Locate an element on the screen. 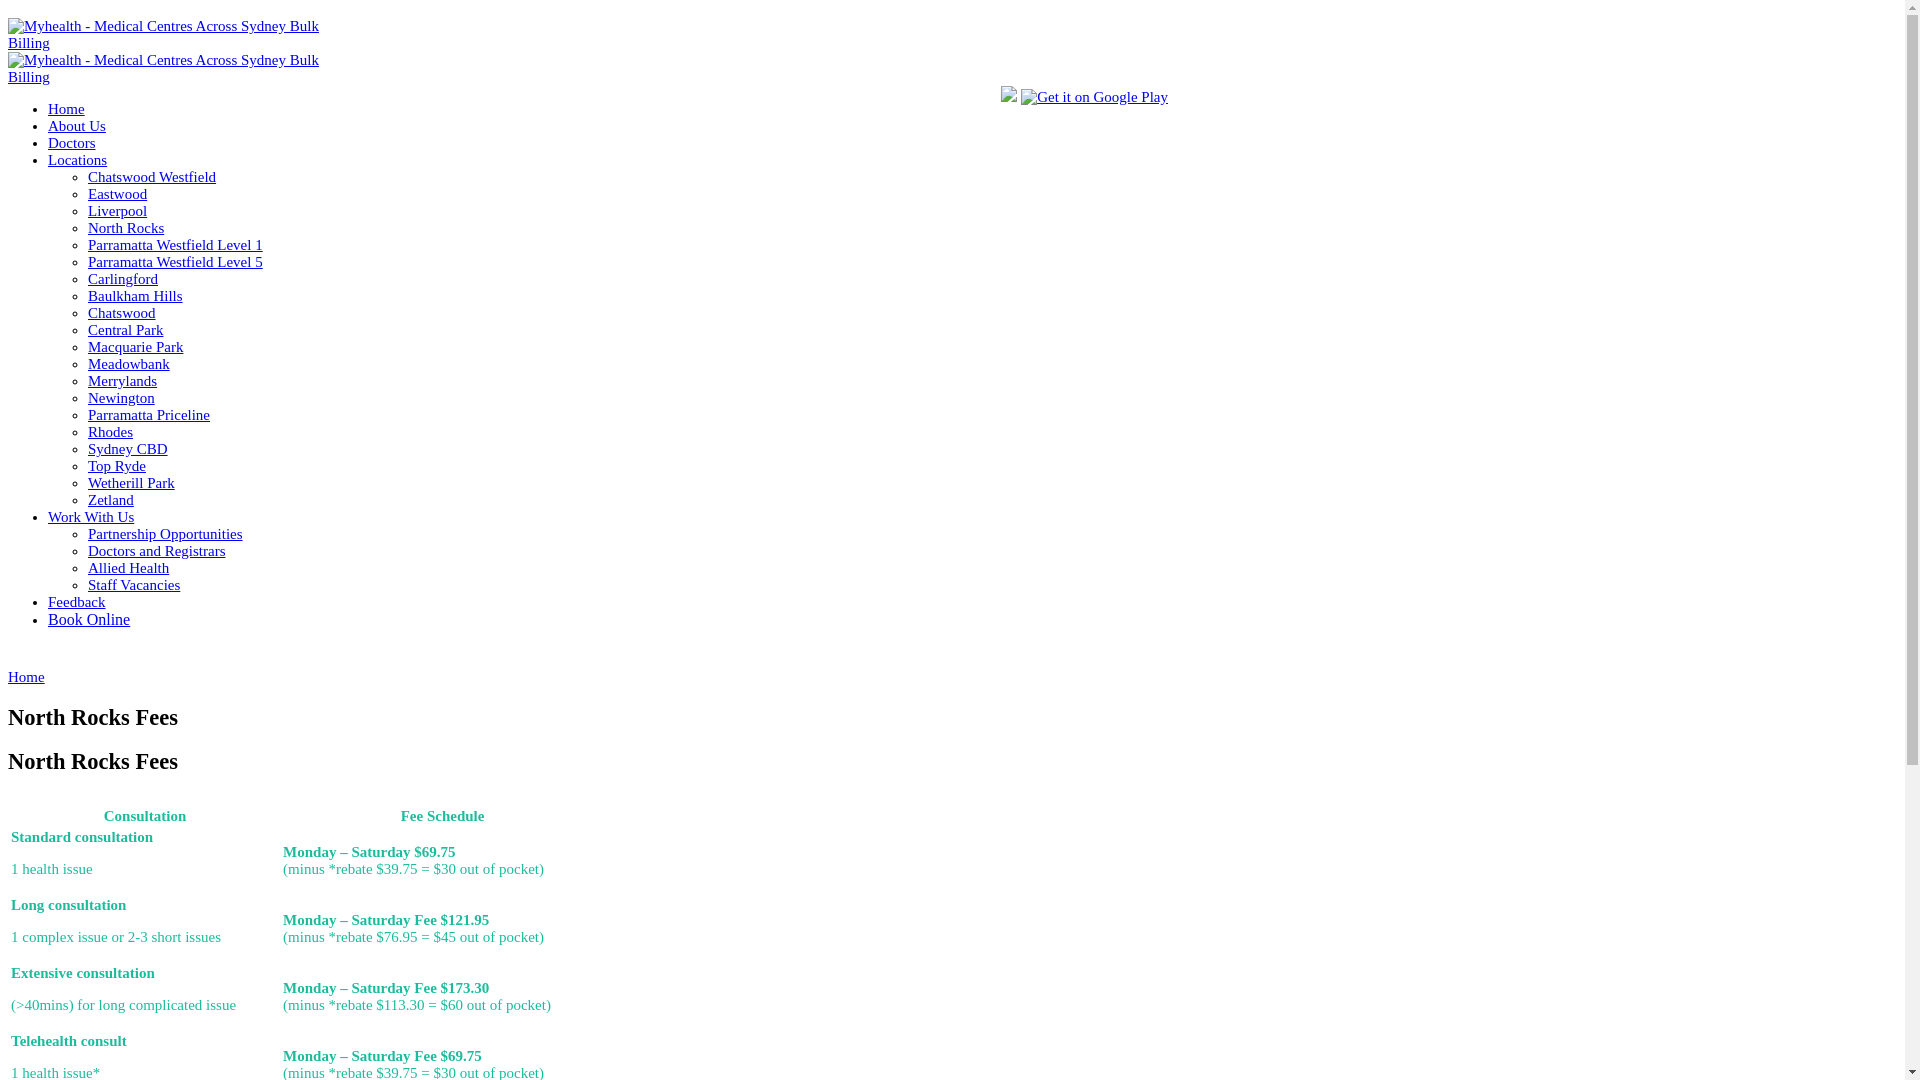  'Doctors' is located at coordinates (72, 141).